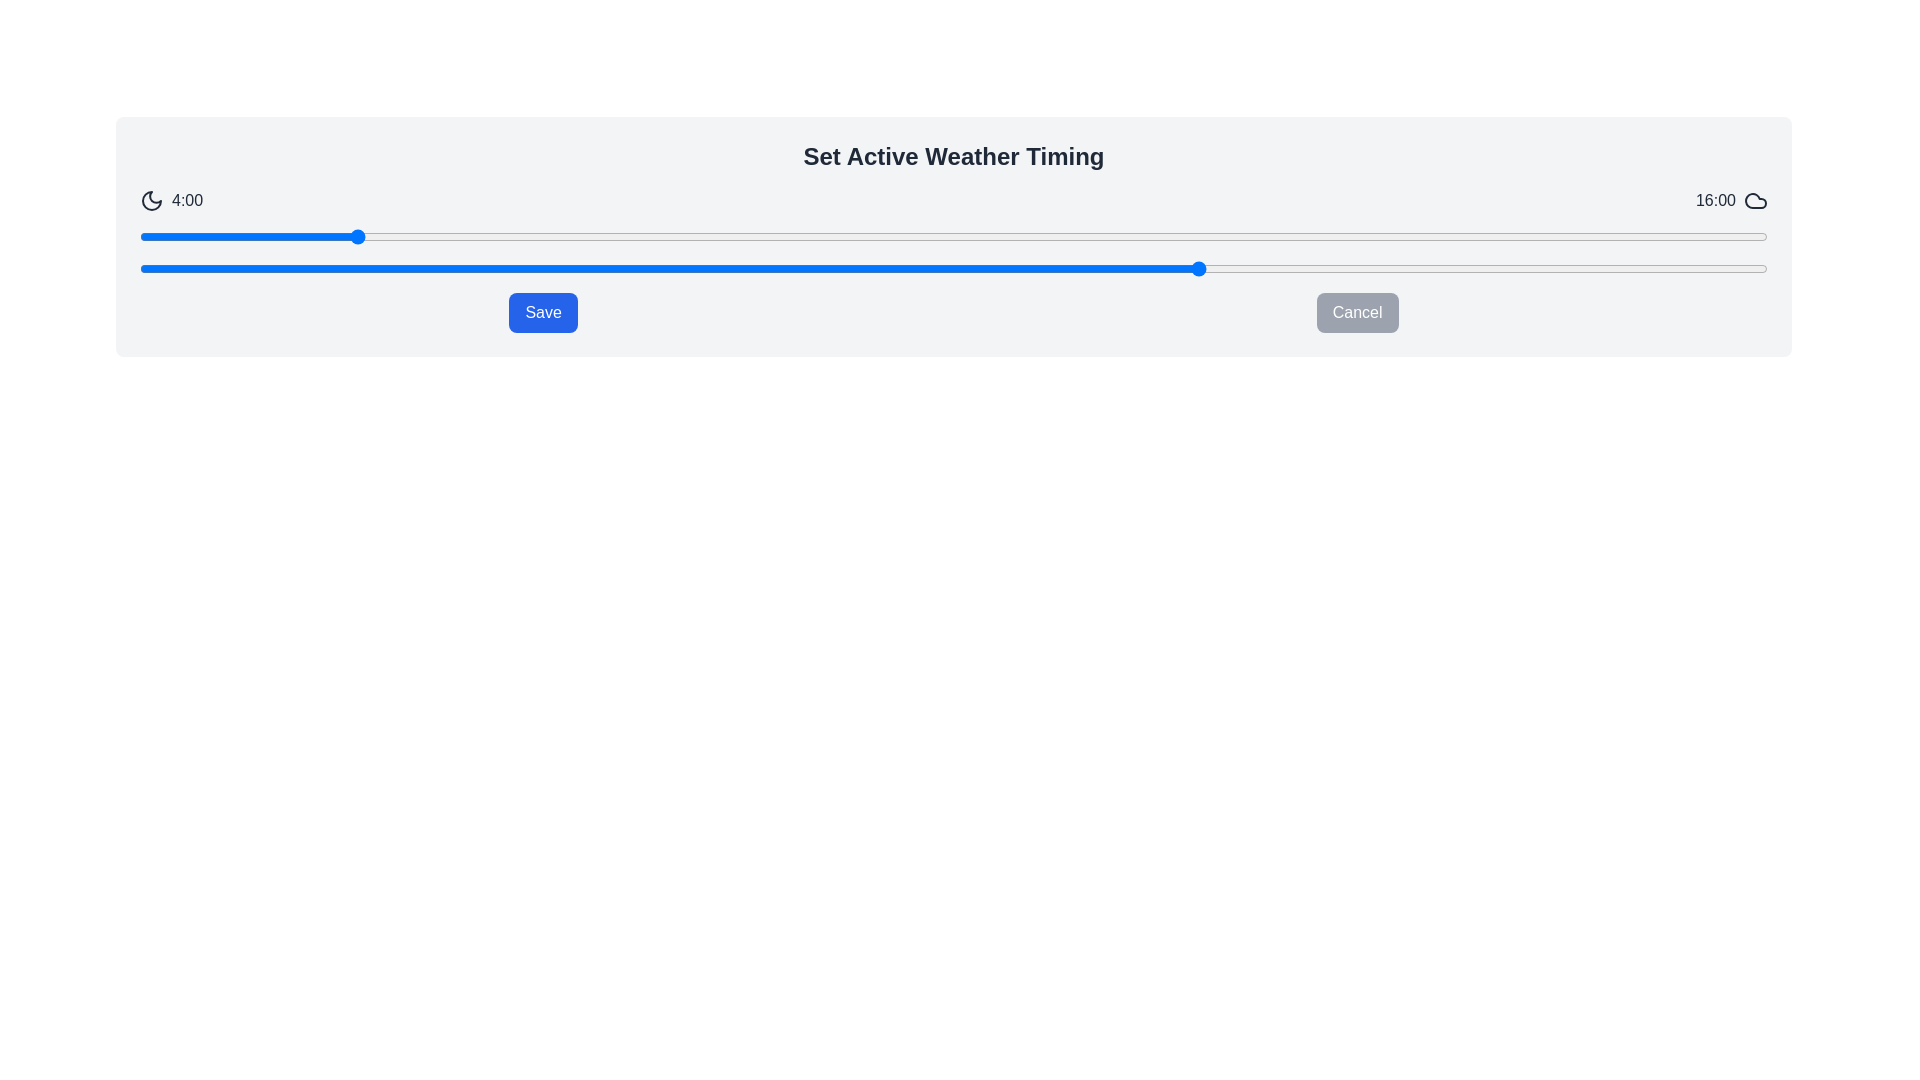  Describe the element at coordinates (543, 312) in the screenshot. I see `the 'Save' button, which is a rectangular button with a blue background and white text` at that location.